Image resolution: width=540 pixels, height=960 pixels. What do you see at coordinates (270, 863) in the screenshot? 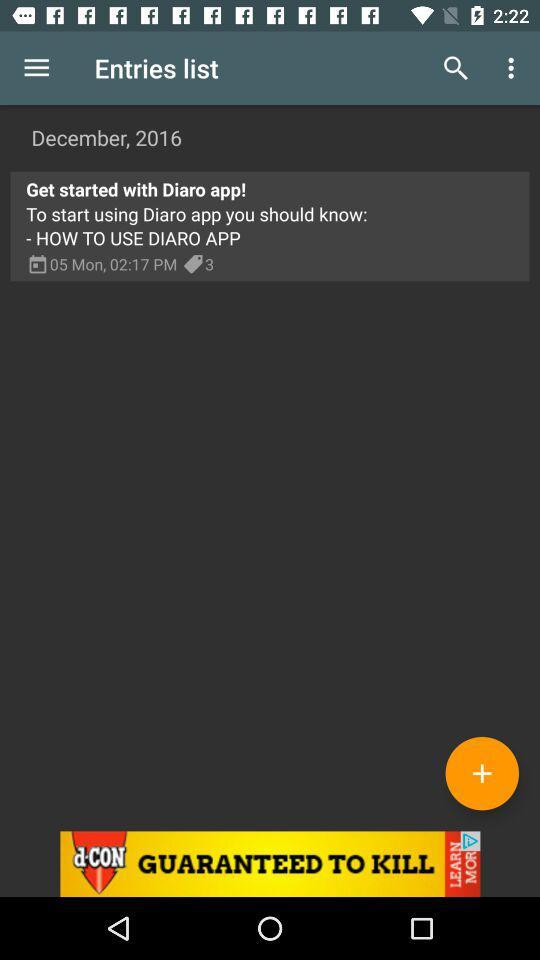
I see `advertisement banner` at bounding box center [270, 863].